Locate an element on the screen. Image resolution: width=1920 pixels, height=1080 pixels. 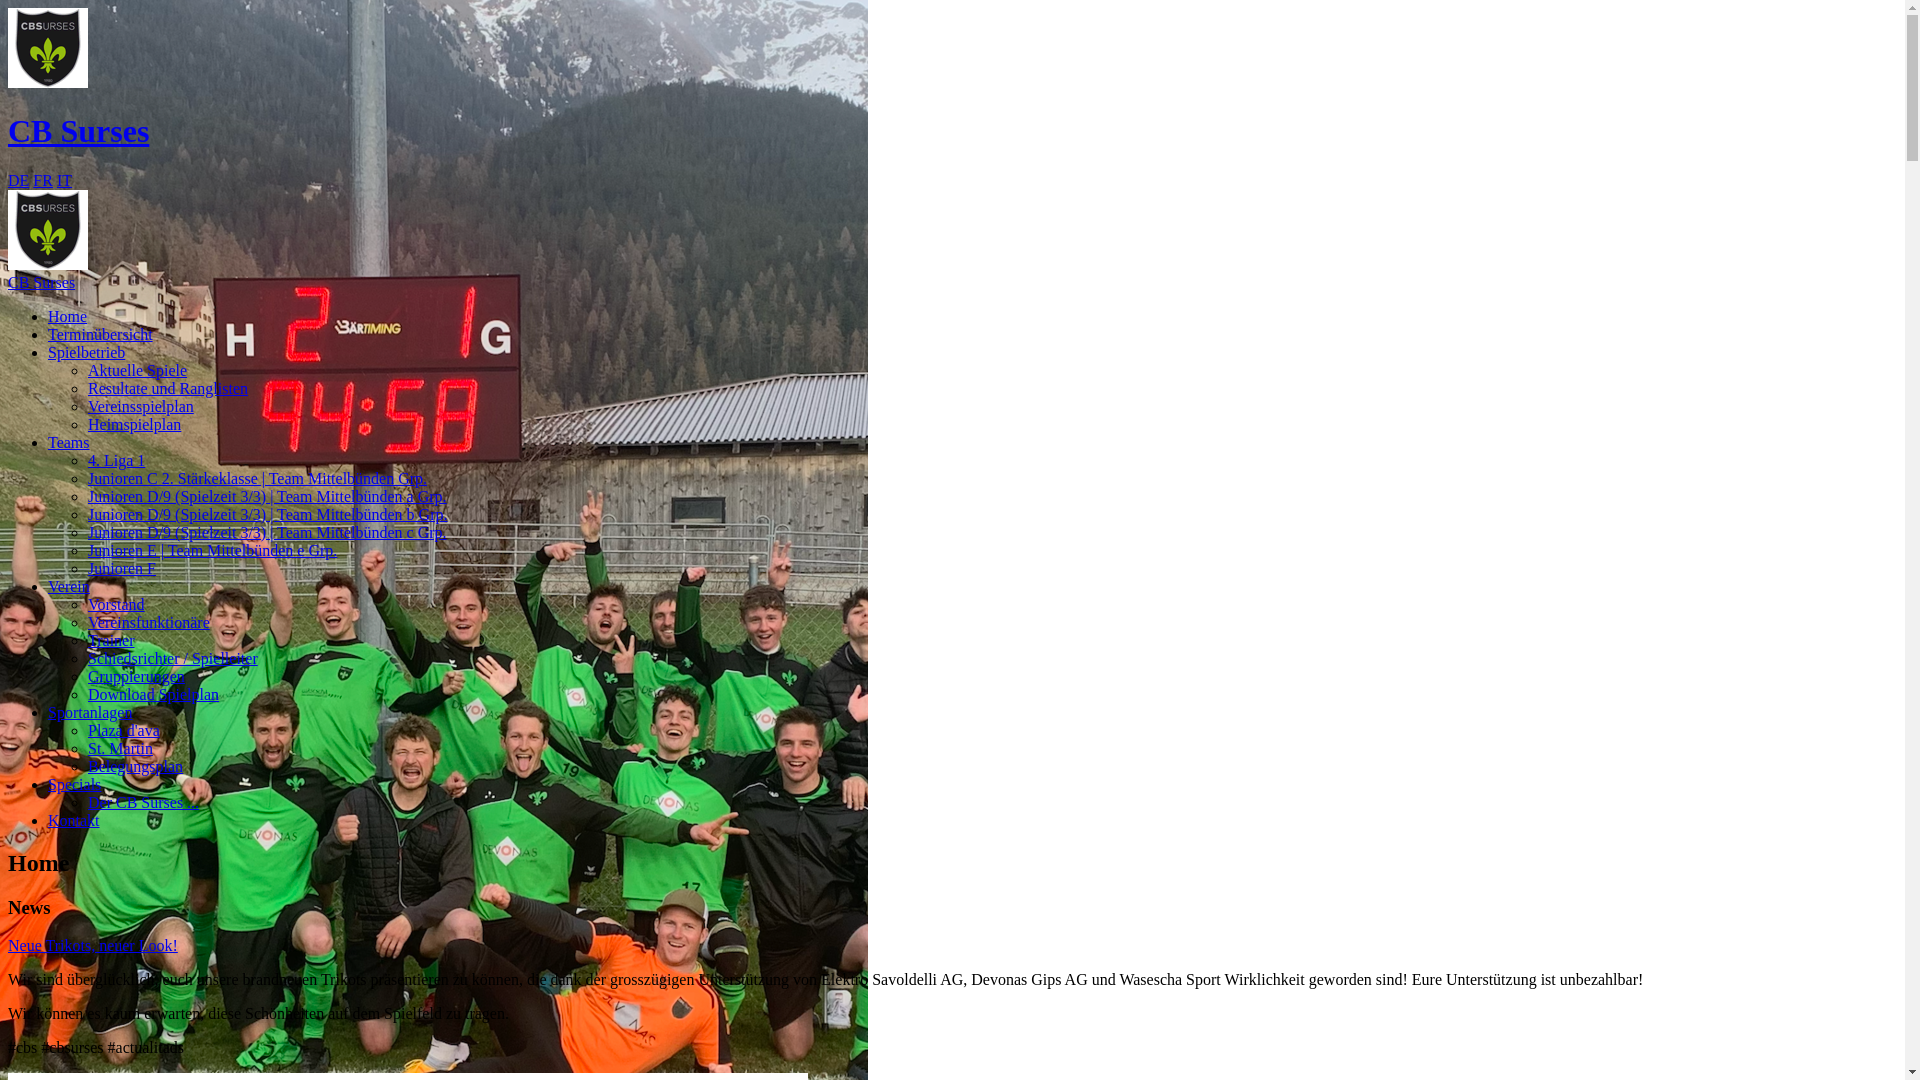
'Vorstand' is located at coordinates (115, 603).